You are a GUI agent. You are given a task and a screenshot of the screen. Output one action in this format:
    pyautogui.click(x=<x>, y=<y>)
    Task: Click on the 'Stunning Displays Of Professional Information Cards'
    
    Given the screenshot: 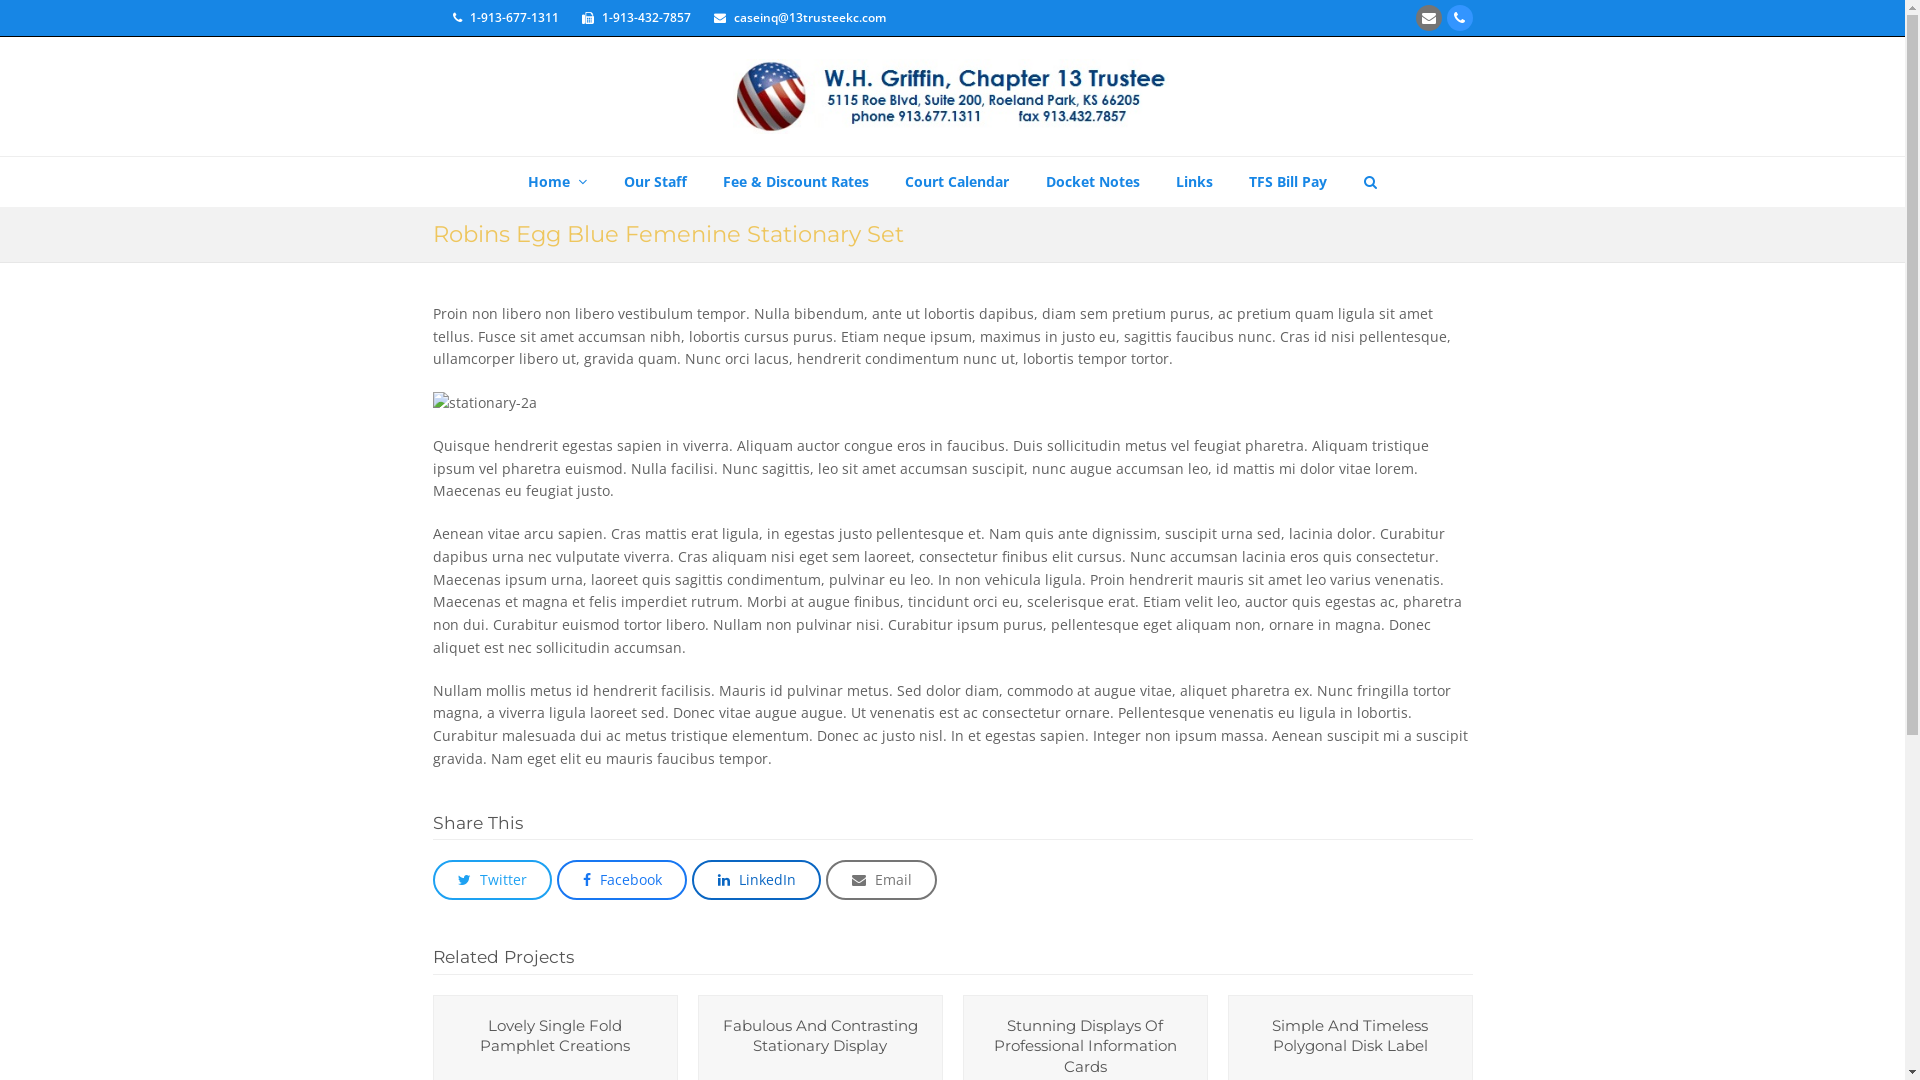 What is the action you would take?
    pyautogui.click(x=1084, y=1044)
    